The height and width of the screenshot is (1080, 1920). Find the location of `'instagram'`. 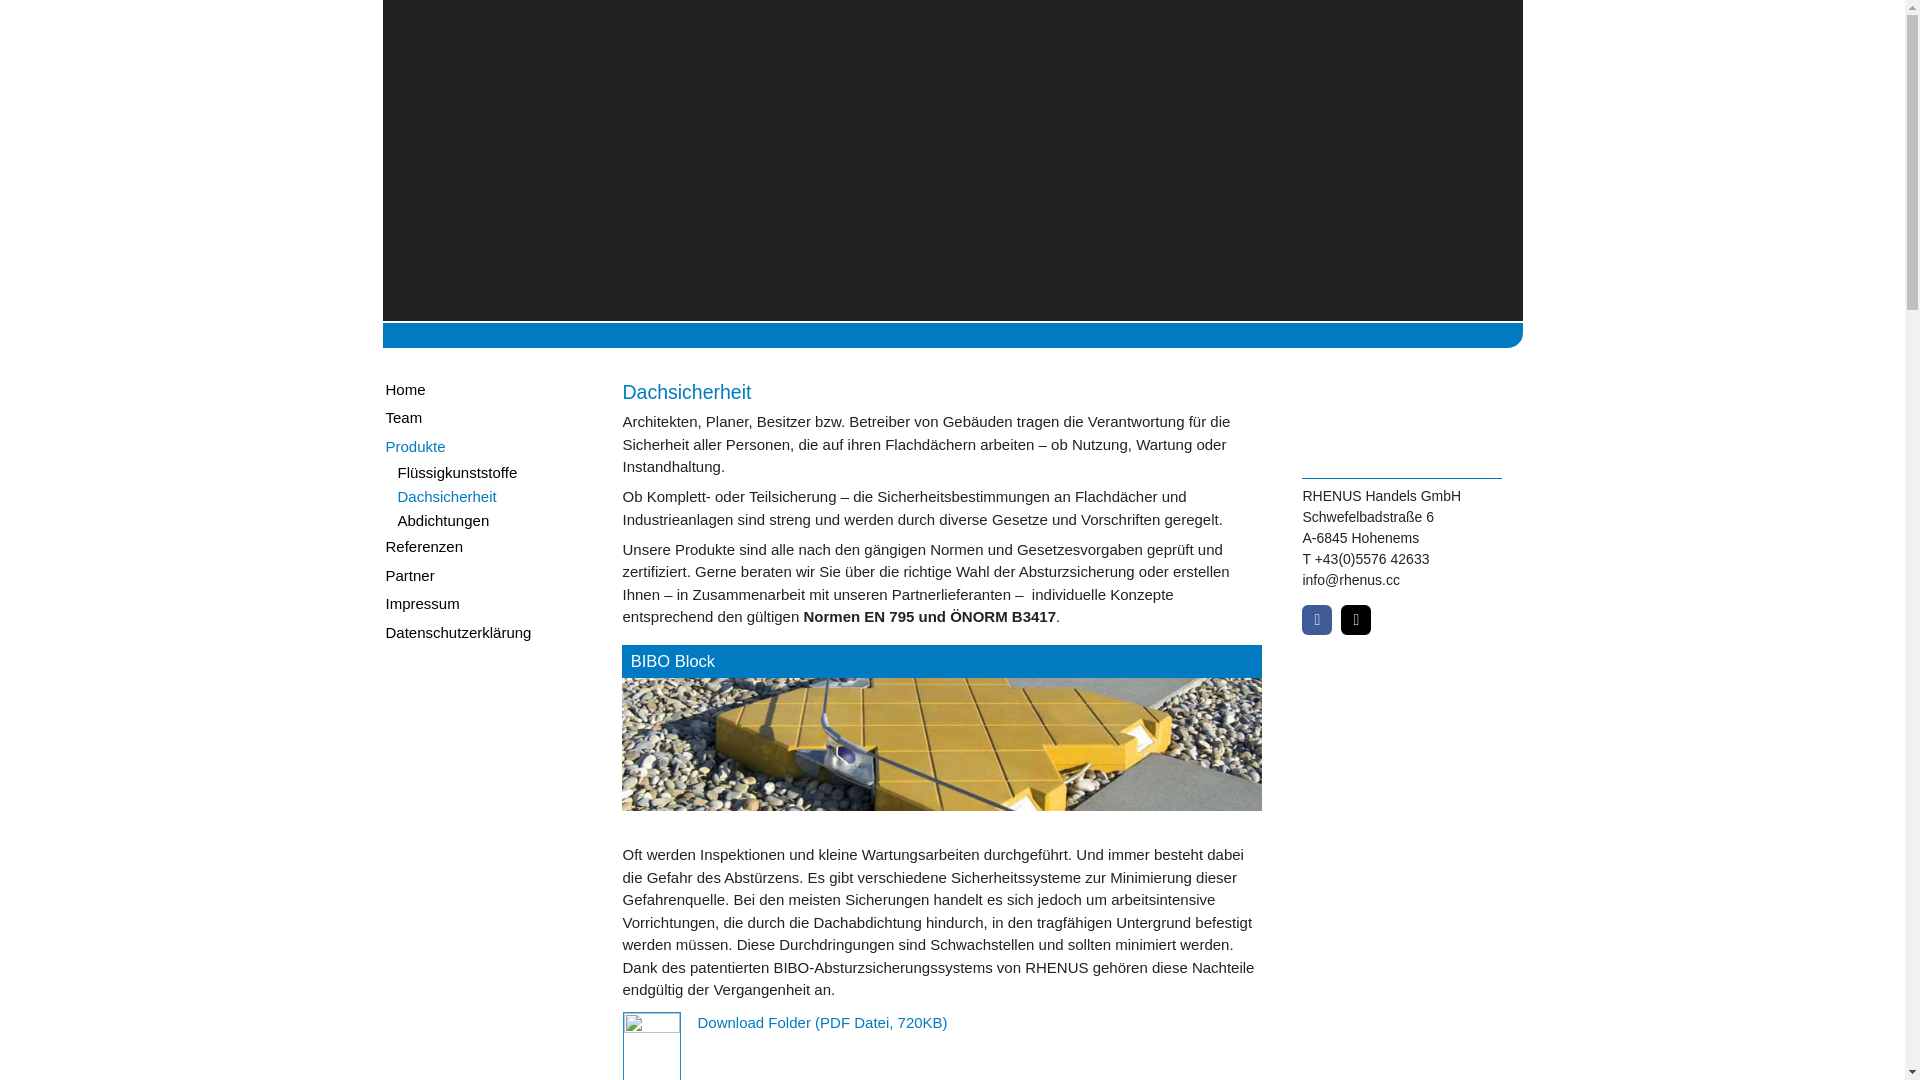

'instagram' is located at coordinates (1340, 619).